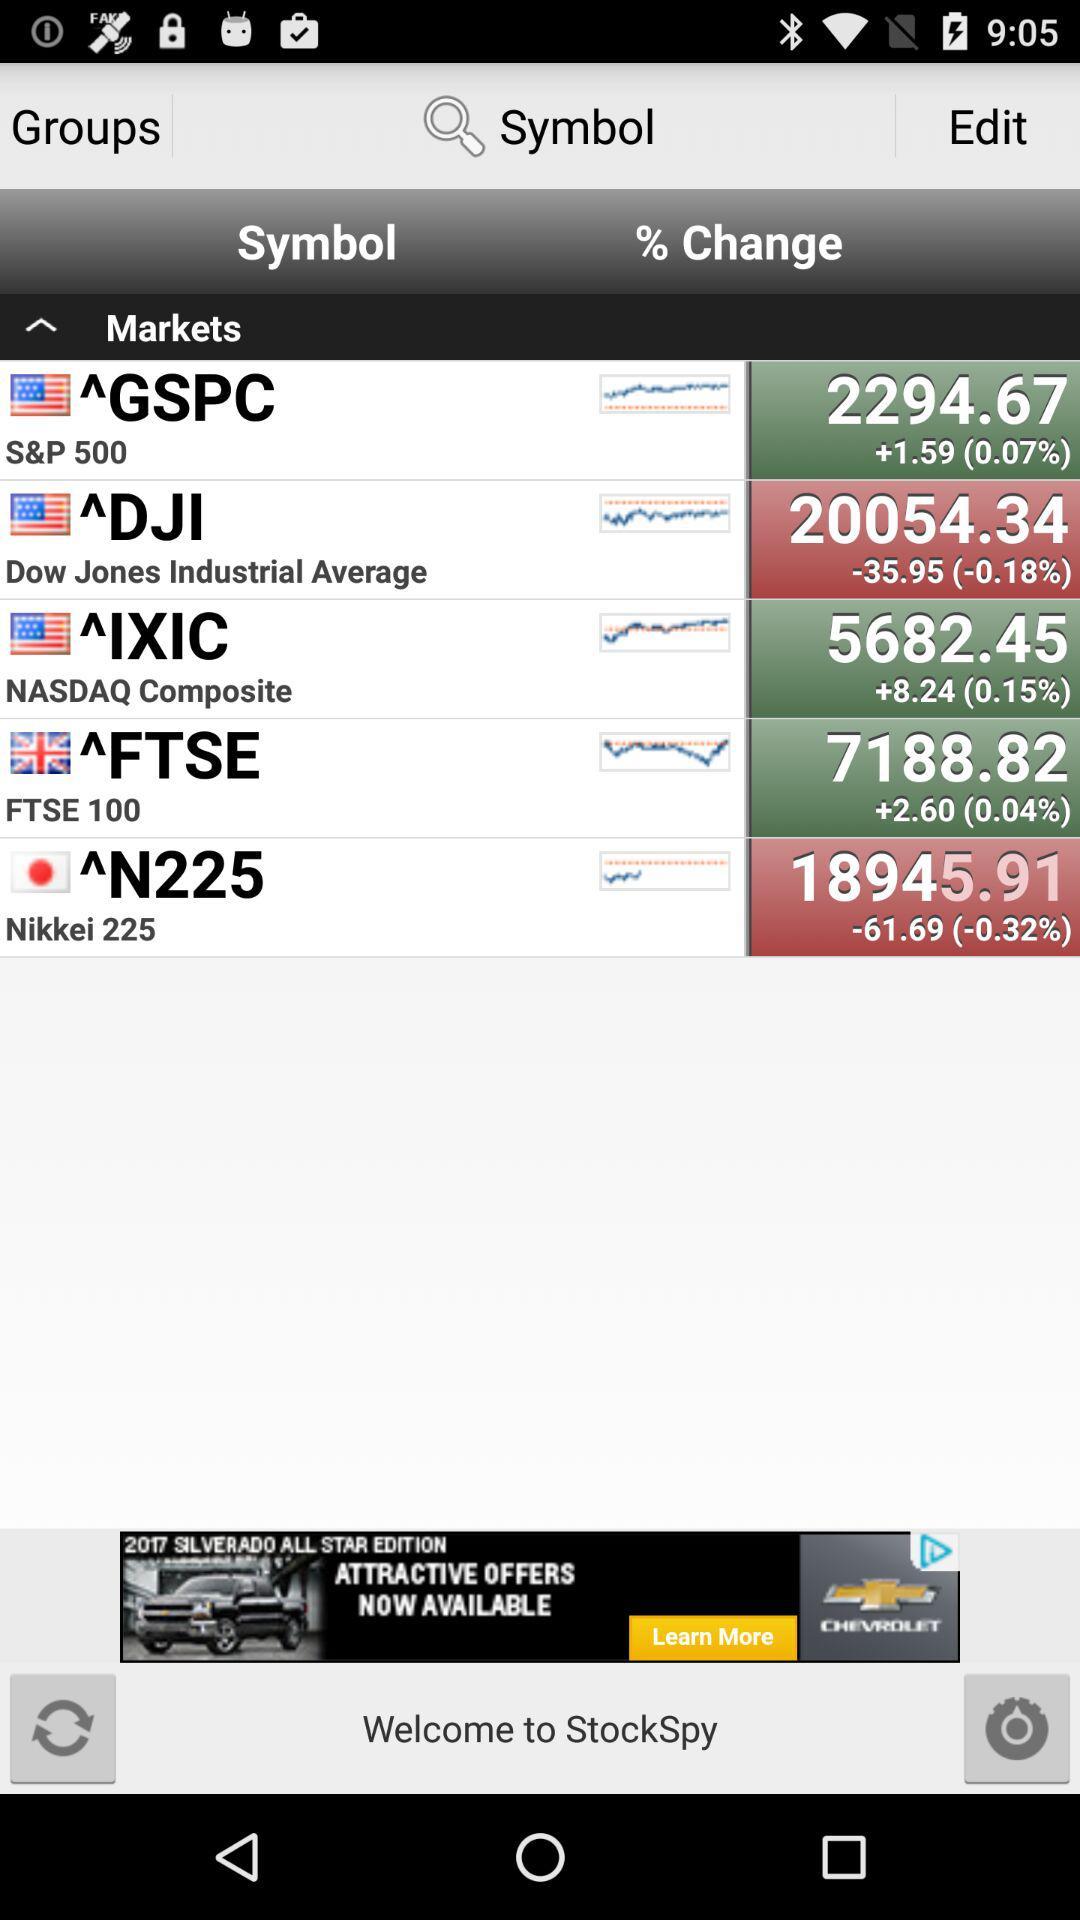  What do you see at coordinates (61, 1727) in the screenshot?
I see `refresh` at bounding box center [61, 1727].